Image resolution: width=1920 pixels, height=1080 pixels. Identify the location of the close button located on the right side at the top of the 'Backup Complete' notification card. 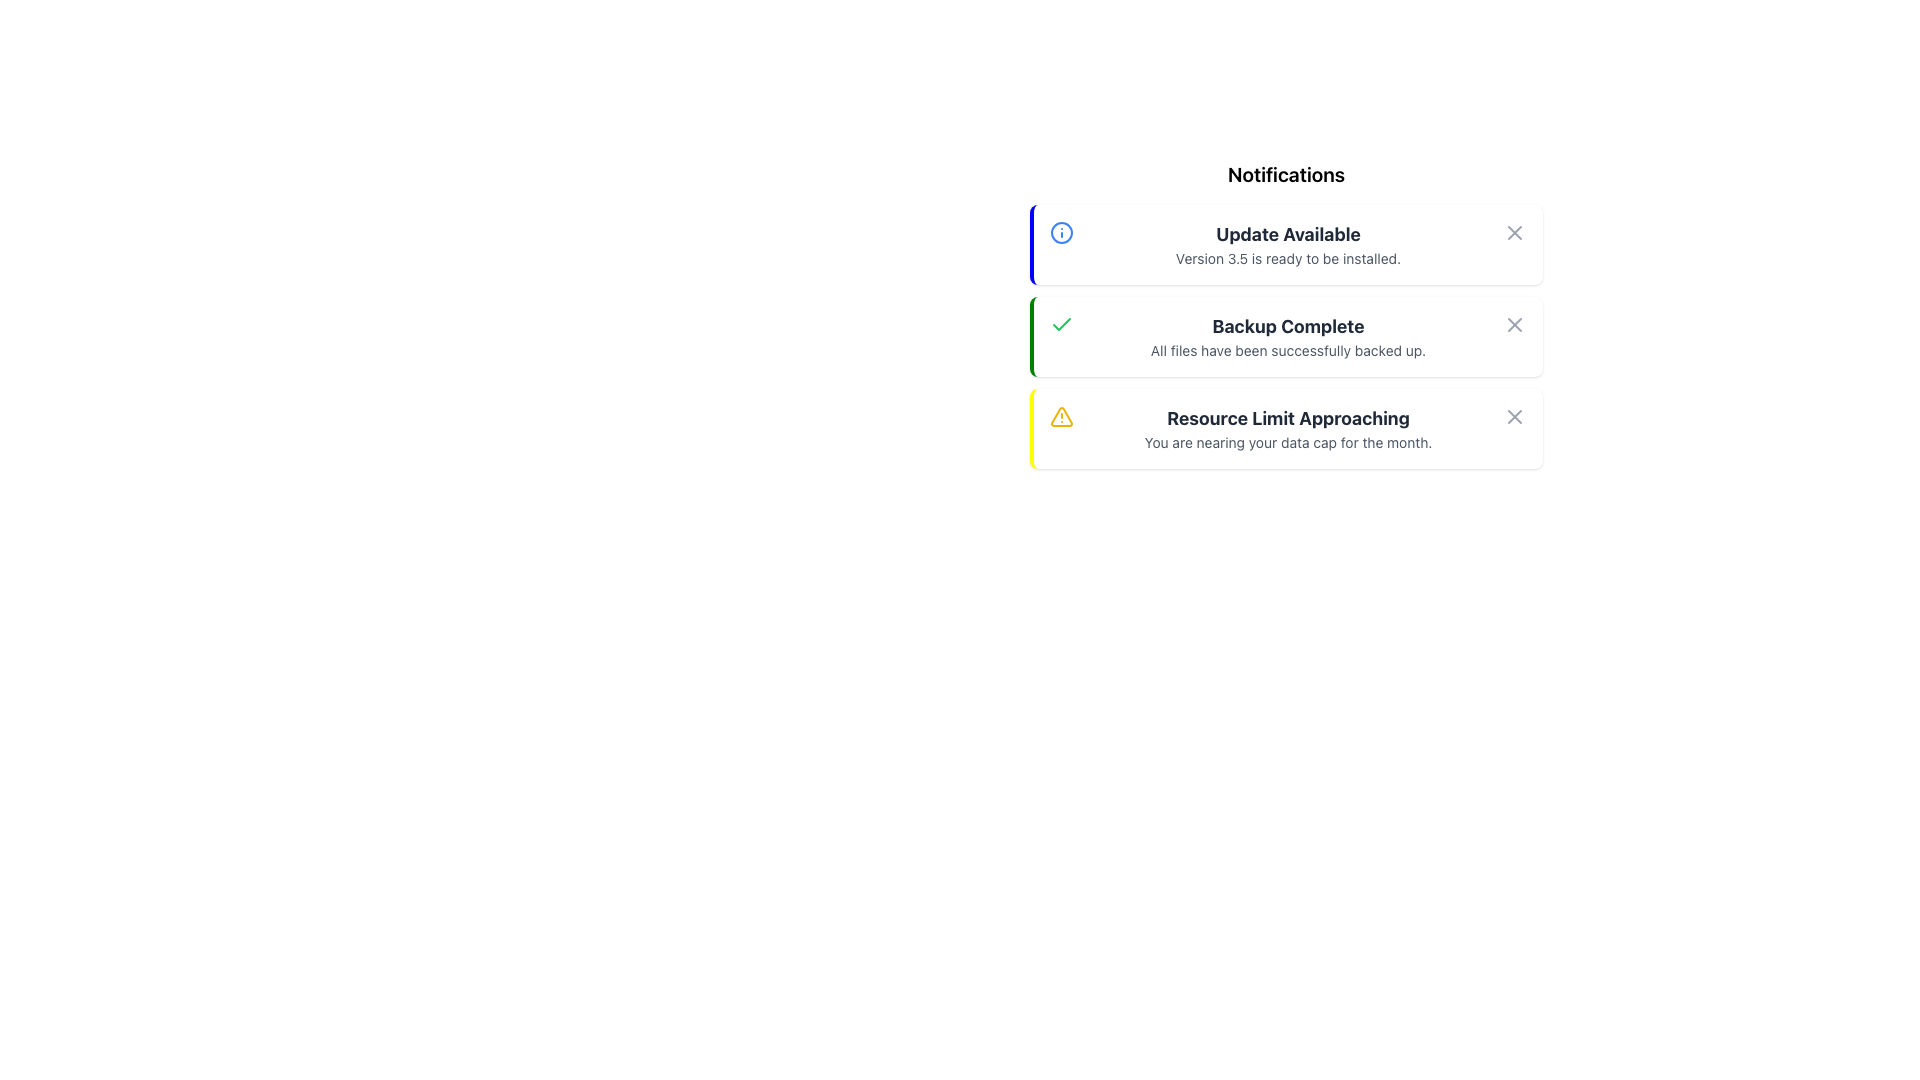
(1515, 323).